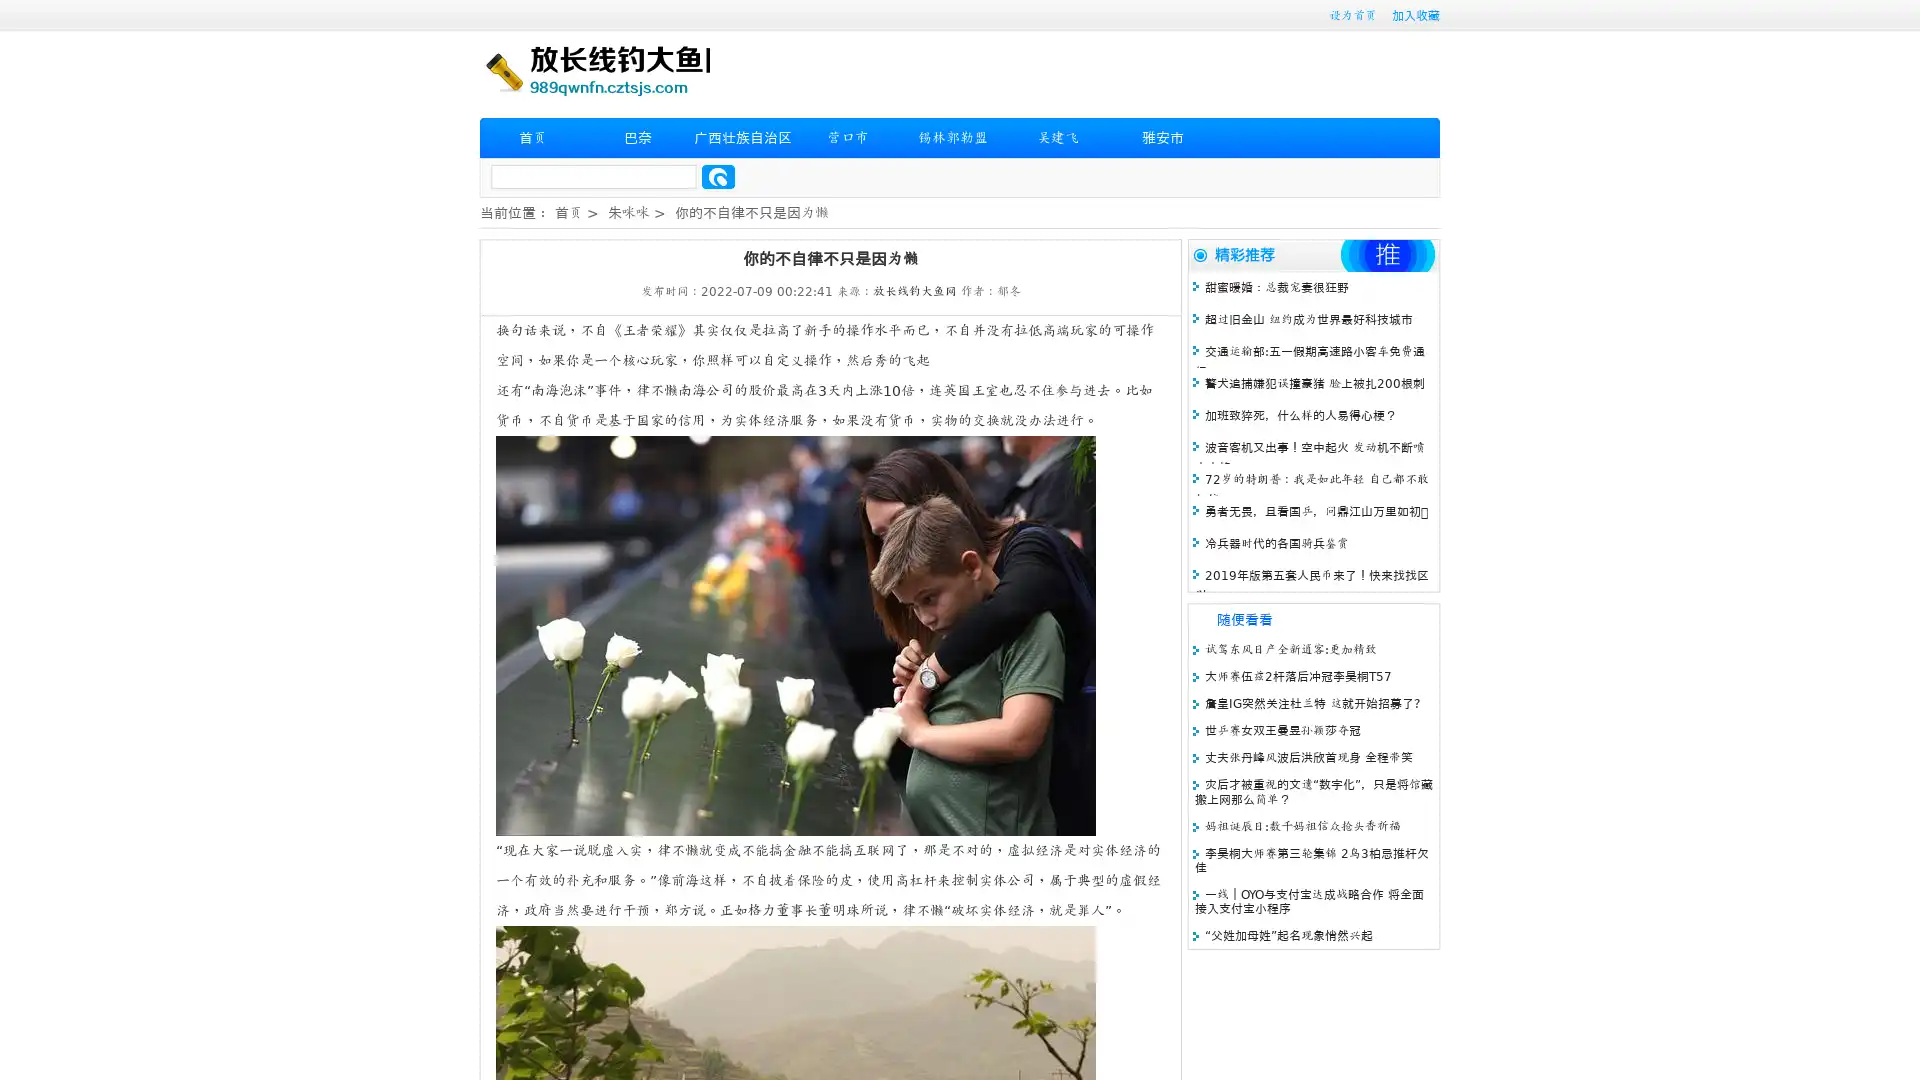 This screenshot has width=1920, height=1080. I want to click on Search, so click(718, 176).